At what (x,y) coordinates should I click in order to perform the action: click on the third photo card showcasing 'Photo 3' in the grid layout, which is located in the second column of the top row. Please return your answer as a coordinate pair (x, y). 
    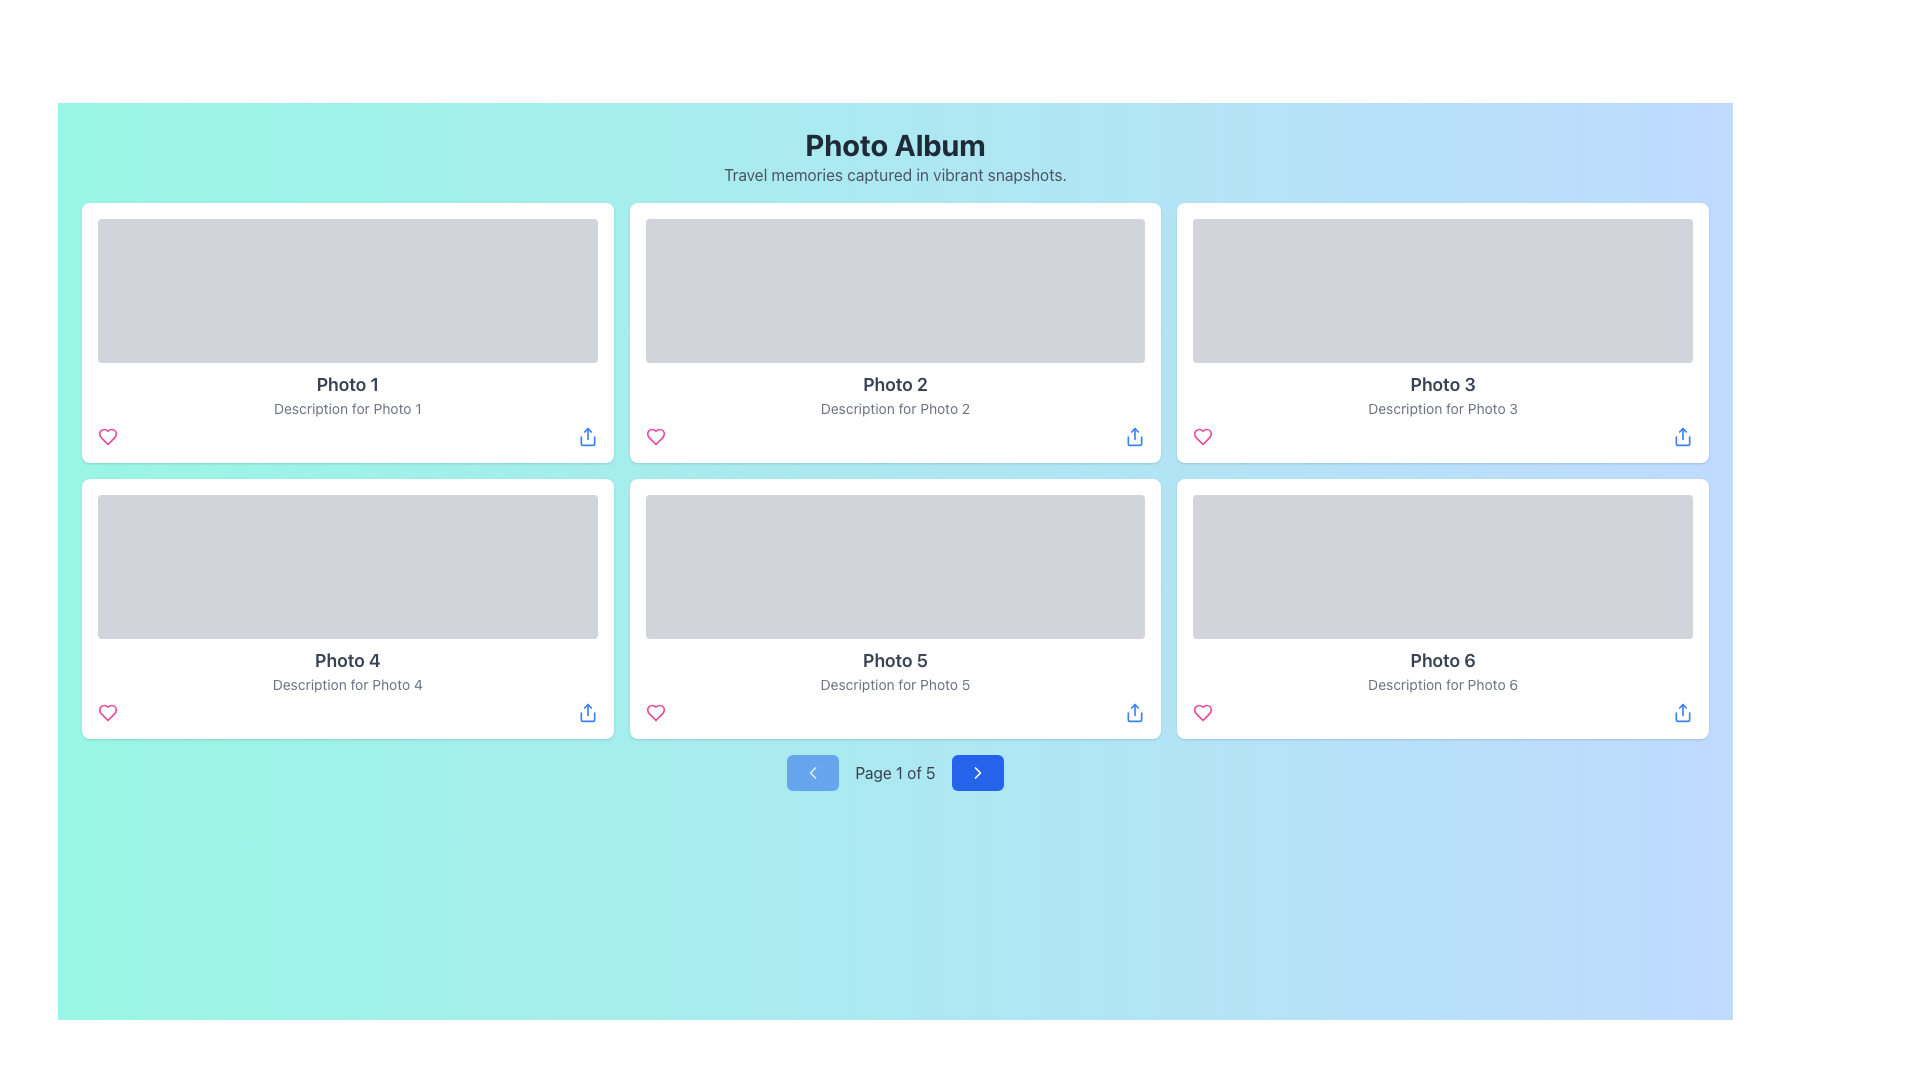
    Looking at the image, I should click on (1443, 331).